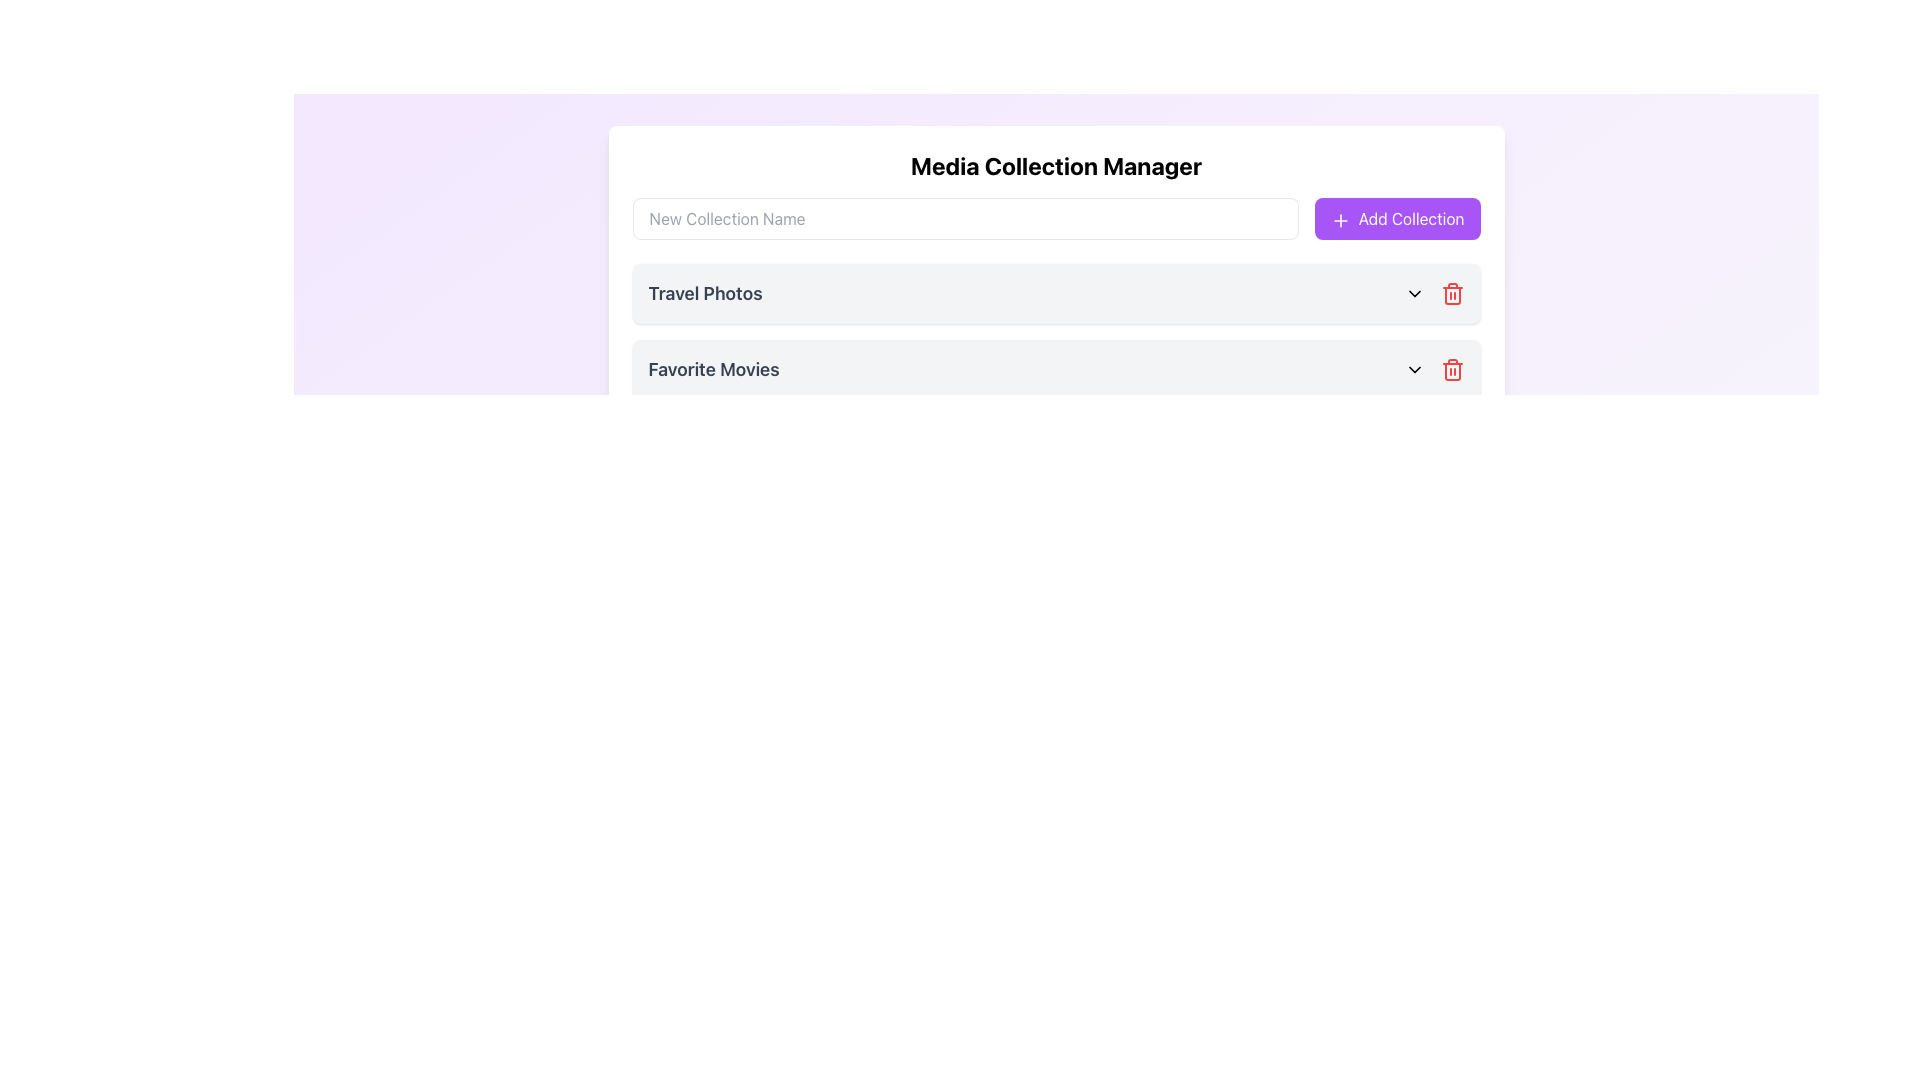 The width and height of the screenshot is (1920, 1080). Describe the element at coordinates (705, 293) in the screenshot. I see `the static text label displaying 'Travel Photos', which is styled with a large bold font in gray color and located in the upper section of the interface` at that location.